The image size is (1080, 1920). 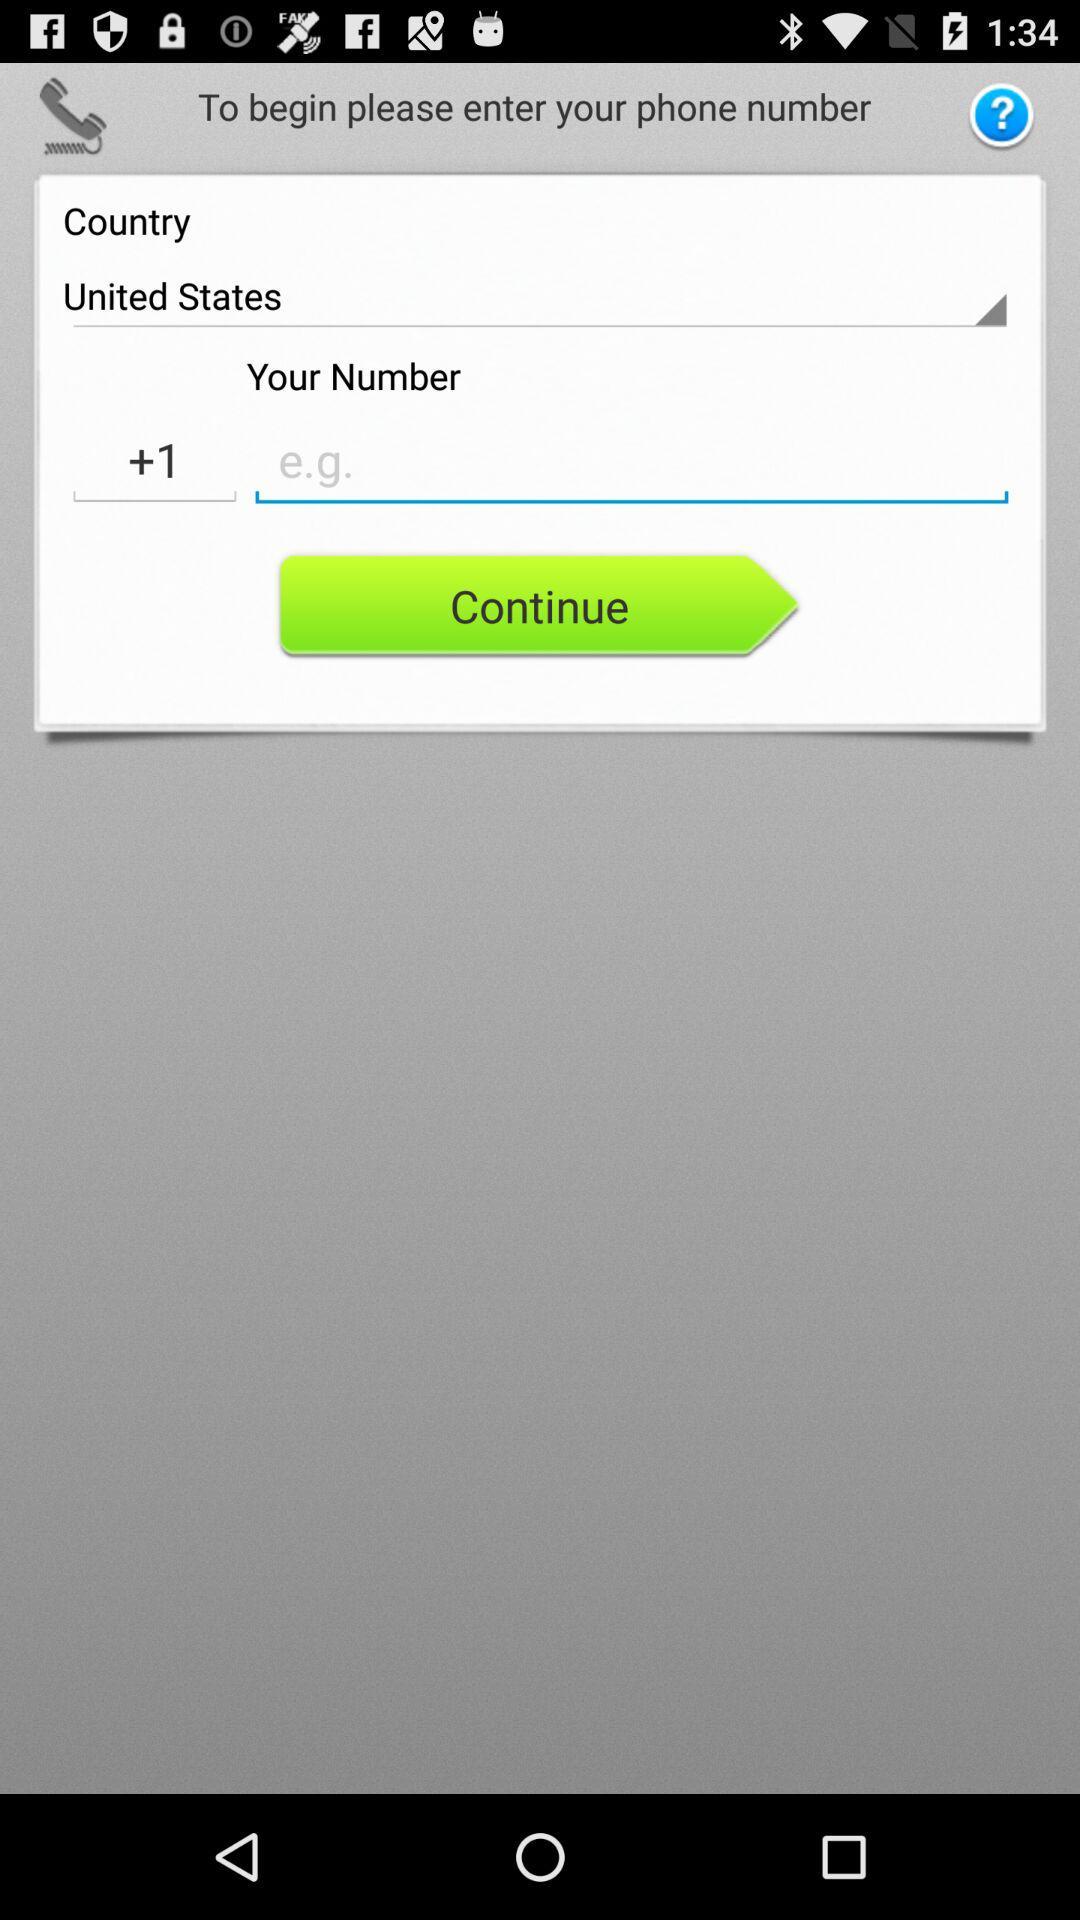 I want to click on help button, so click(x=1001, y=116).